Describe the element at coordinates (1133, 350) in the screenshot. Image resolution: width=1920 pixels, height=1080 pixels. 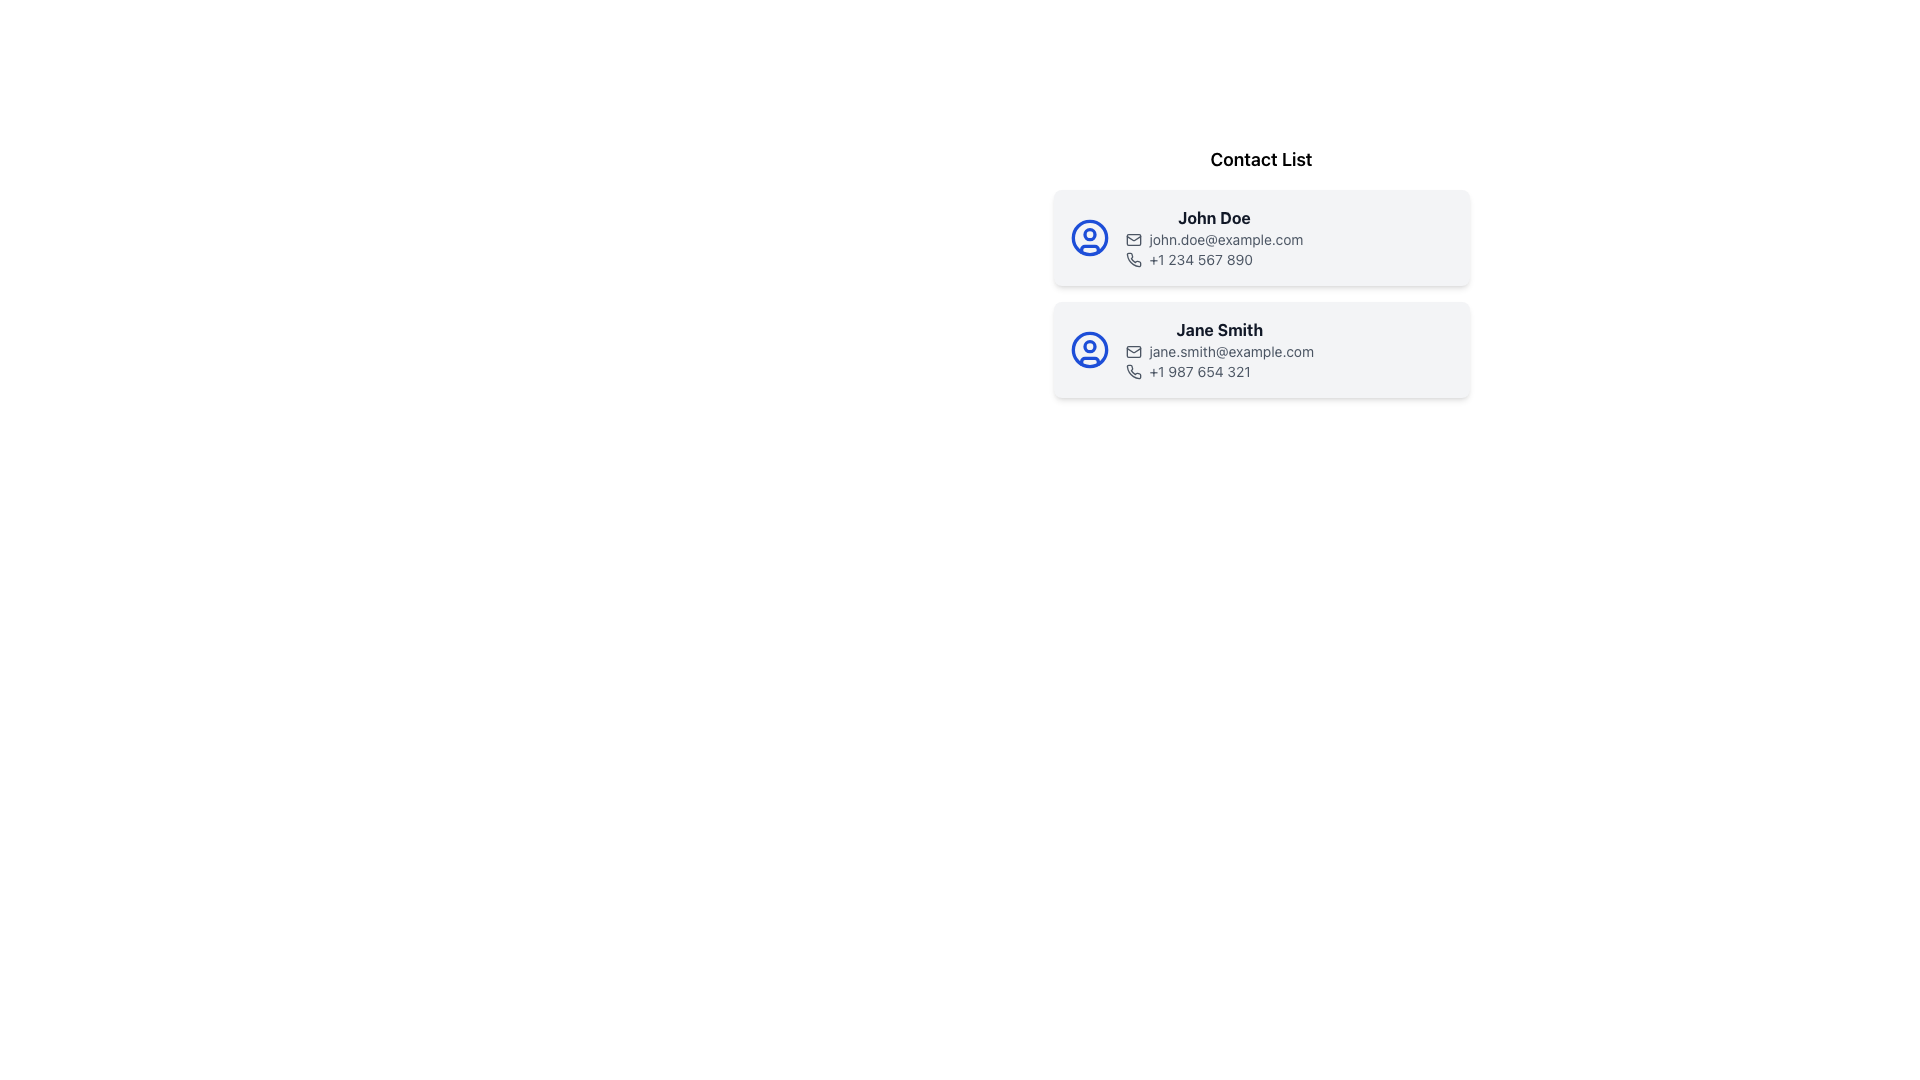
I see `the email icon located to the immediate left of the text 'jane.smith@example.com' in the second contact entry under 'Jane Smith' within the contact list` at that location.